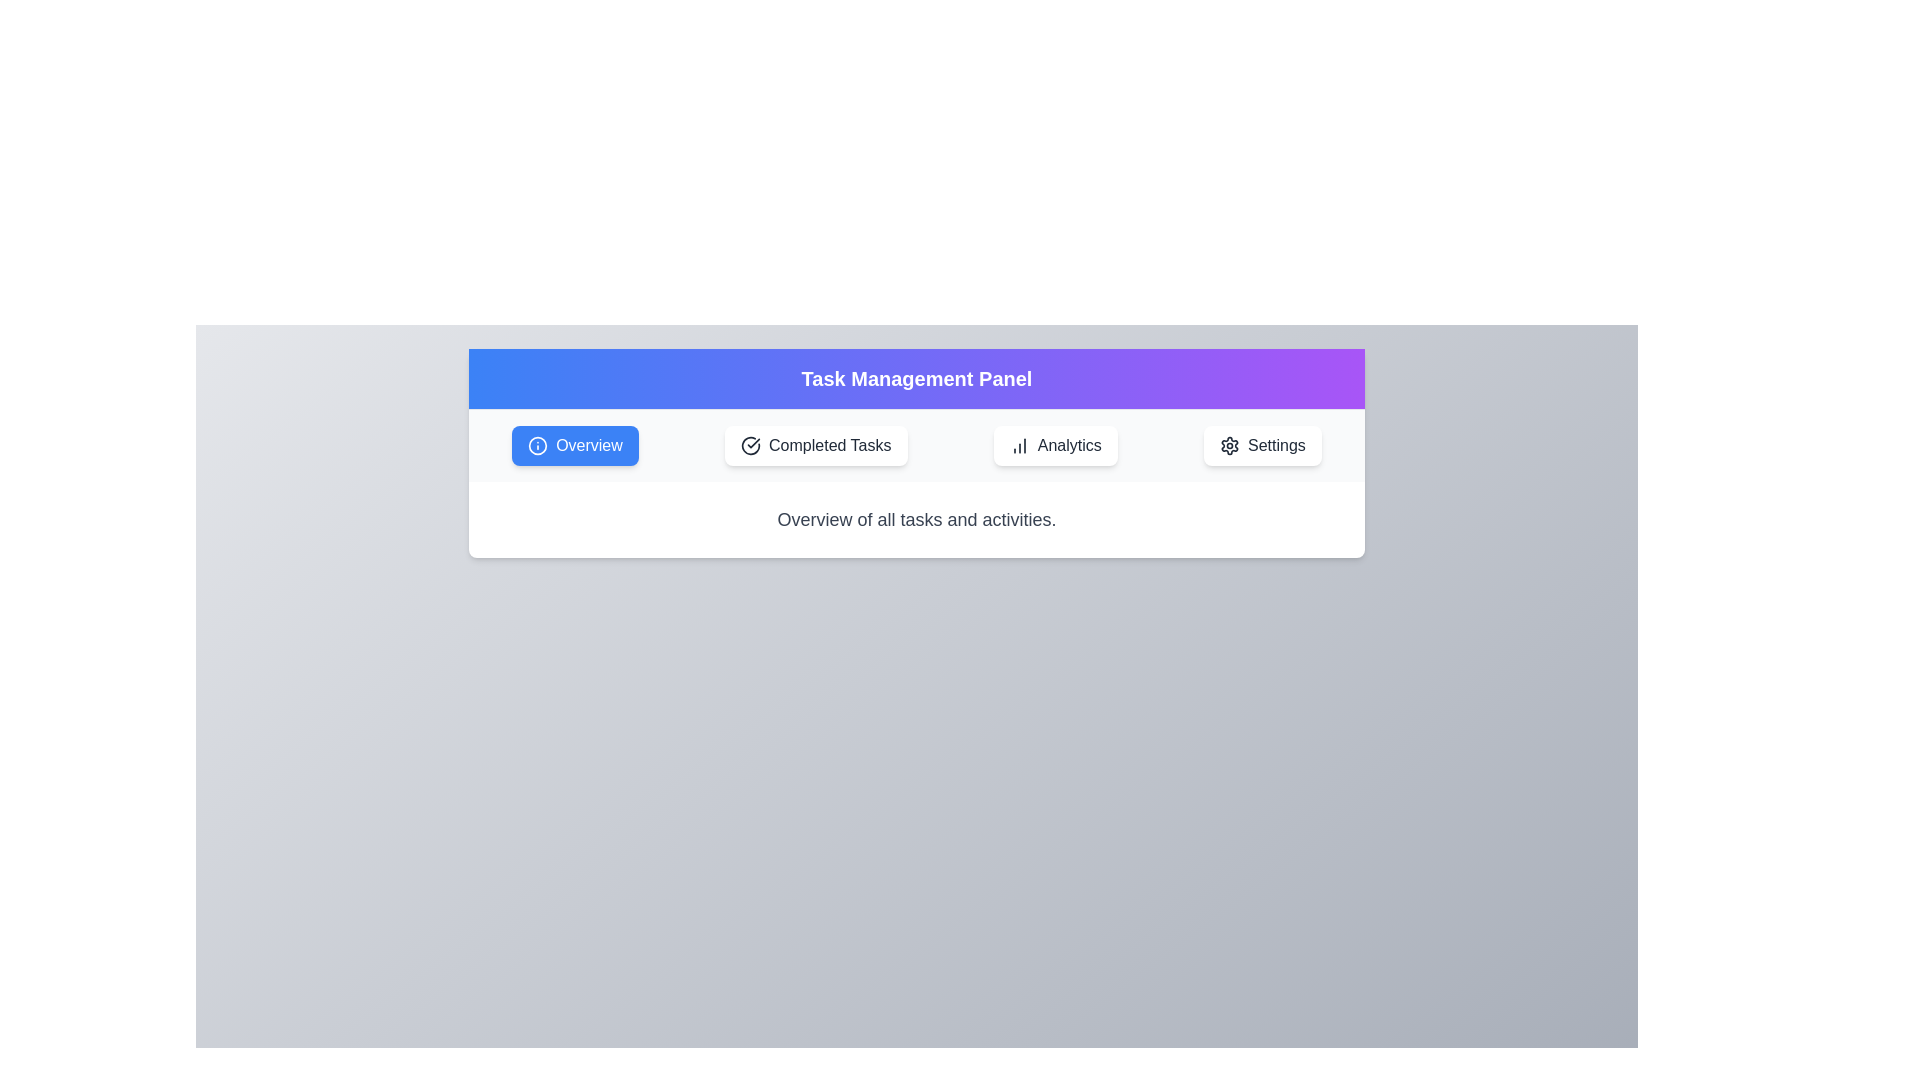 The image size is (1920, 1080). What do you see at coordinates (1228, 445) in the screenshot?
I see `the gear icon representing settings located in the navigation panel, which is the fourth button from the left among 'Overview', 'Completed Tasks', and 'Analytics'` at bounding box center [1228, 445].